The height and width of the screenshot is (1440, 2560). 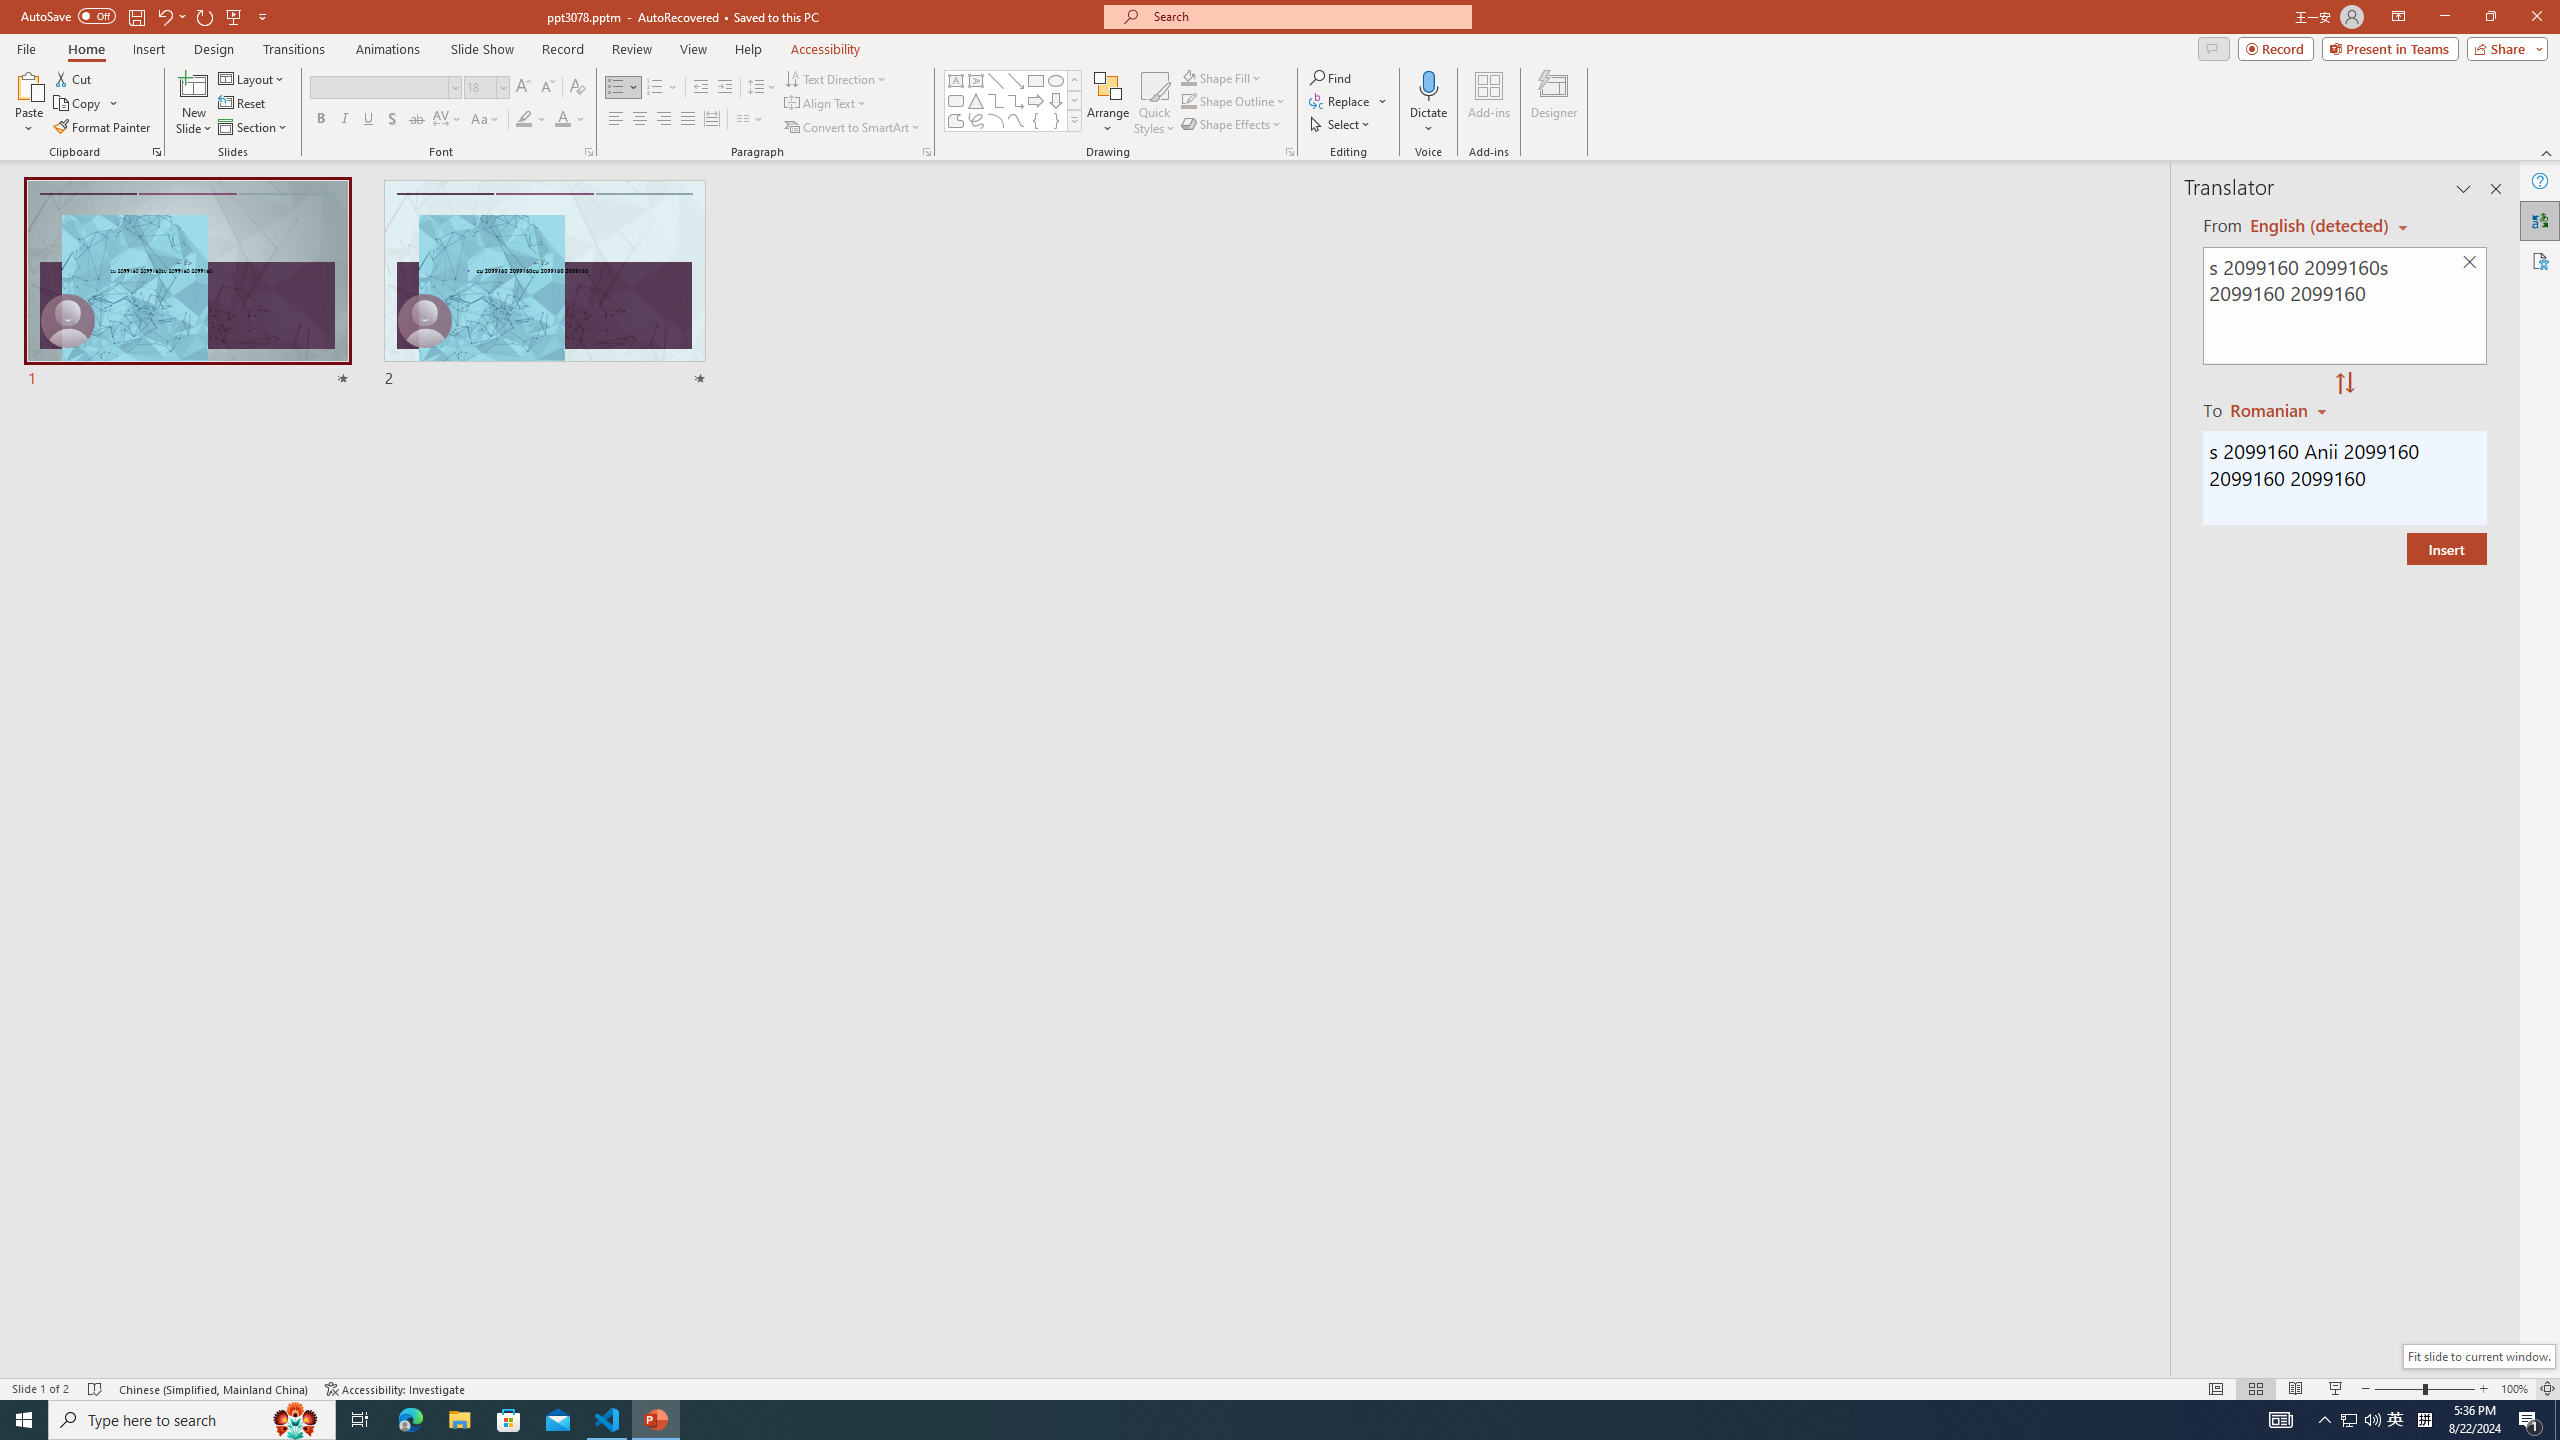 I want to click on 'Center', so click(x=640, y=118).